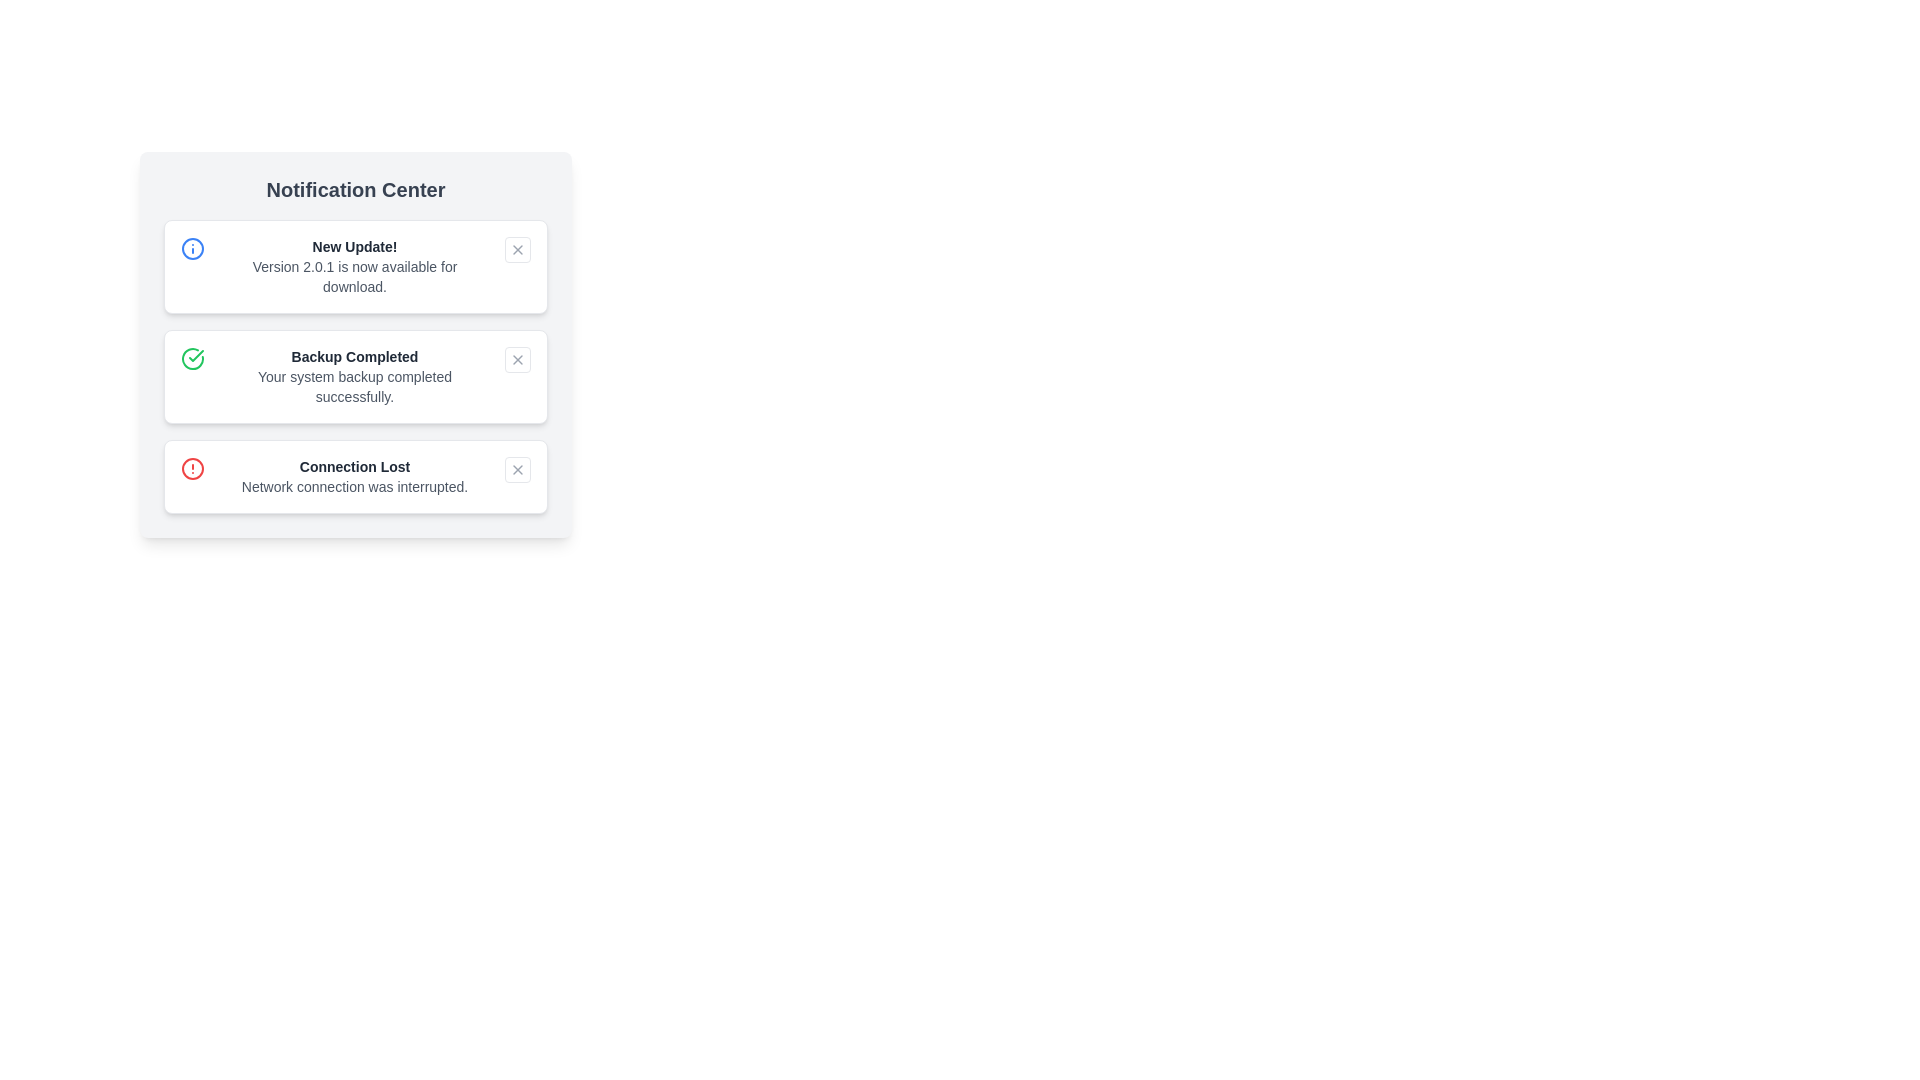  I want to click on an individual notification card within the Notification Center, which is located towards the top-left area of the interface, so click(355, 378).